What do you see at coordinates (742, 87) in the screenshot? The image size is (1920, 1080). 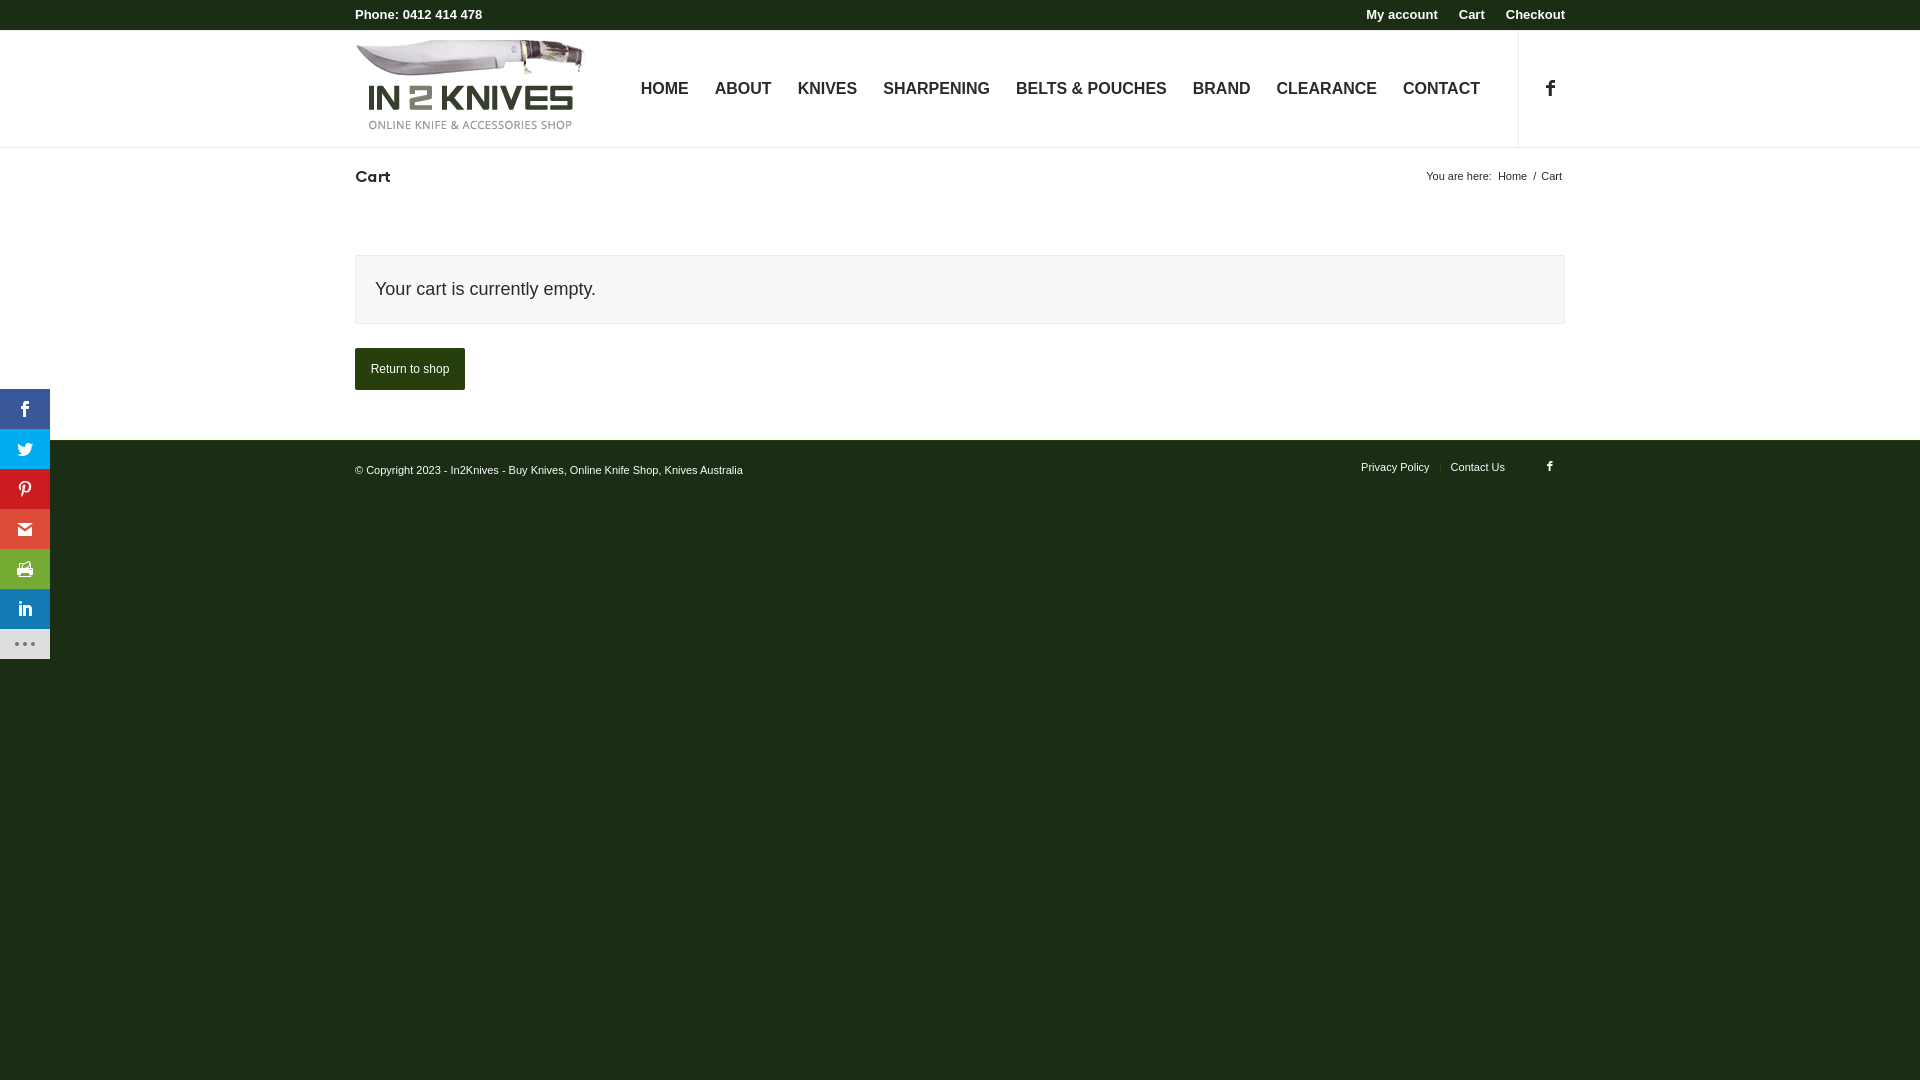 I see `'ABOUT'` at bounding box center [742, 87].